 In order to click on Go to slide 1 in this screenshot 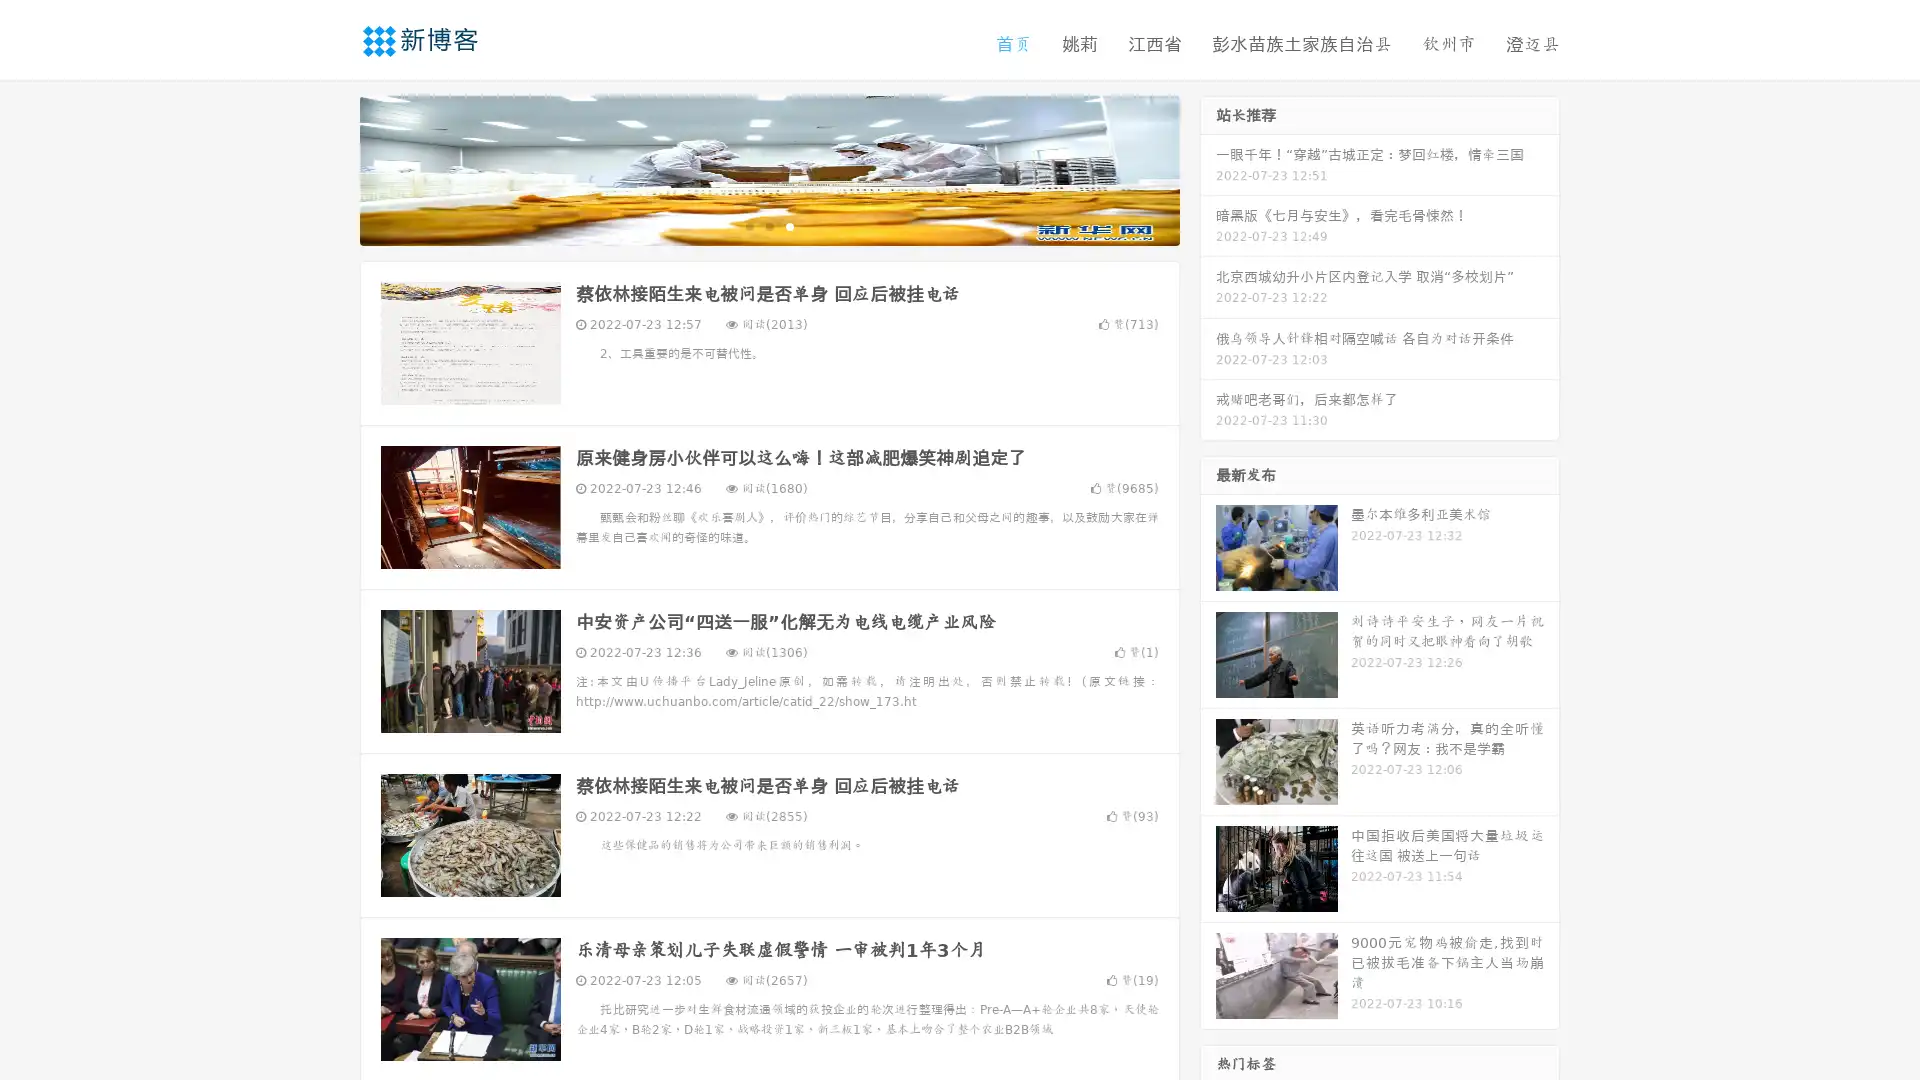, I will do `click(748, 225)`.